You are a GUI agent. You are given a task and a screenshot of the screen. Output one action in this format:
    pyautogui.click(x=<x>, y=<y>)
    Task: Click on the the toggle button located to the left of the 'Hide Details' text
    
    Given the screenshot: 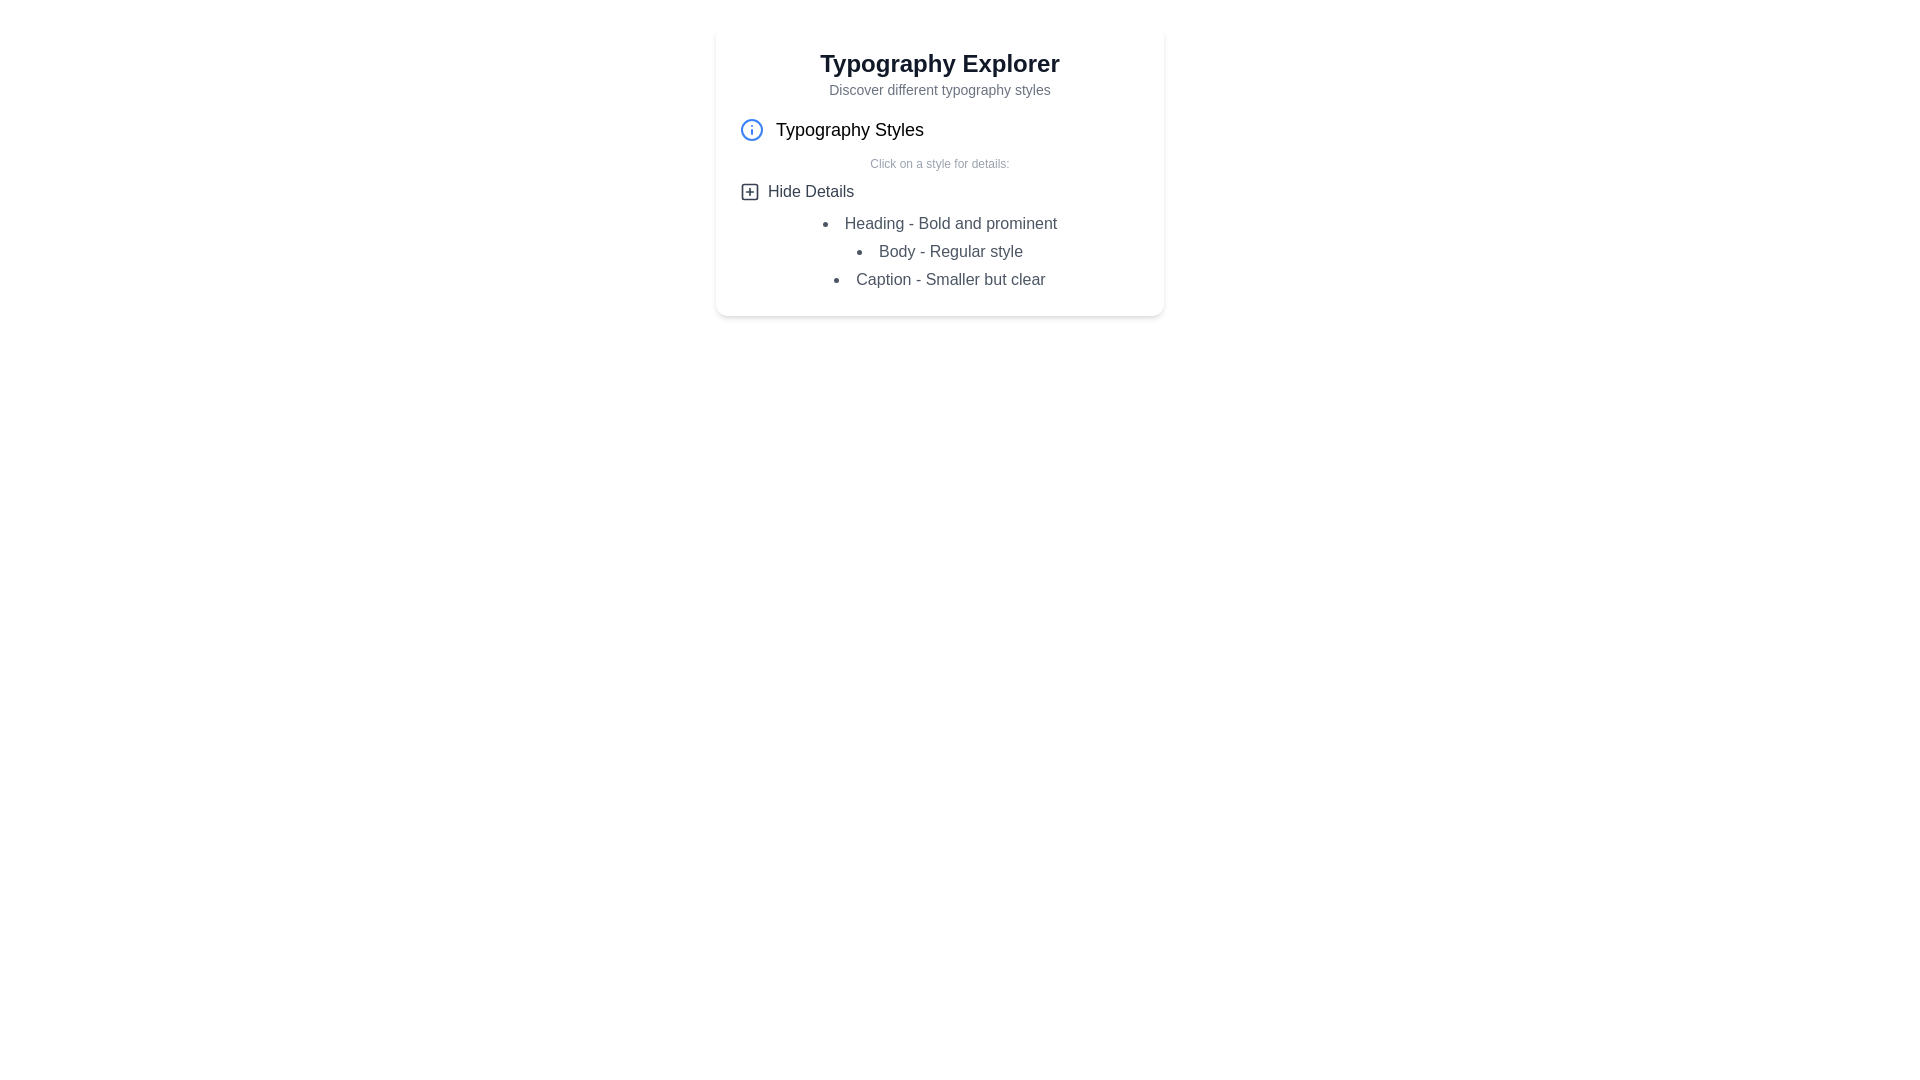 What is the action you would take?
    pyautogui.click(x=748, y=192)
    